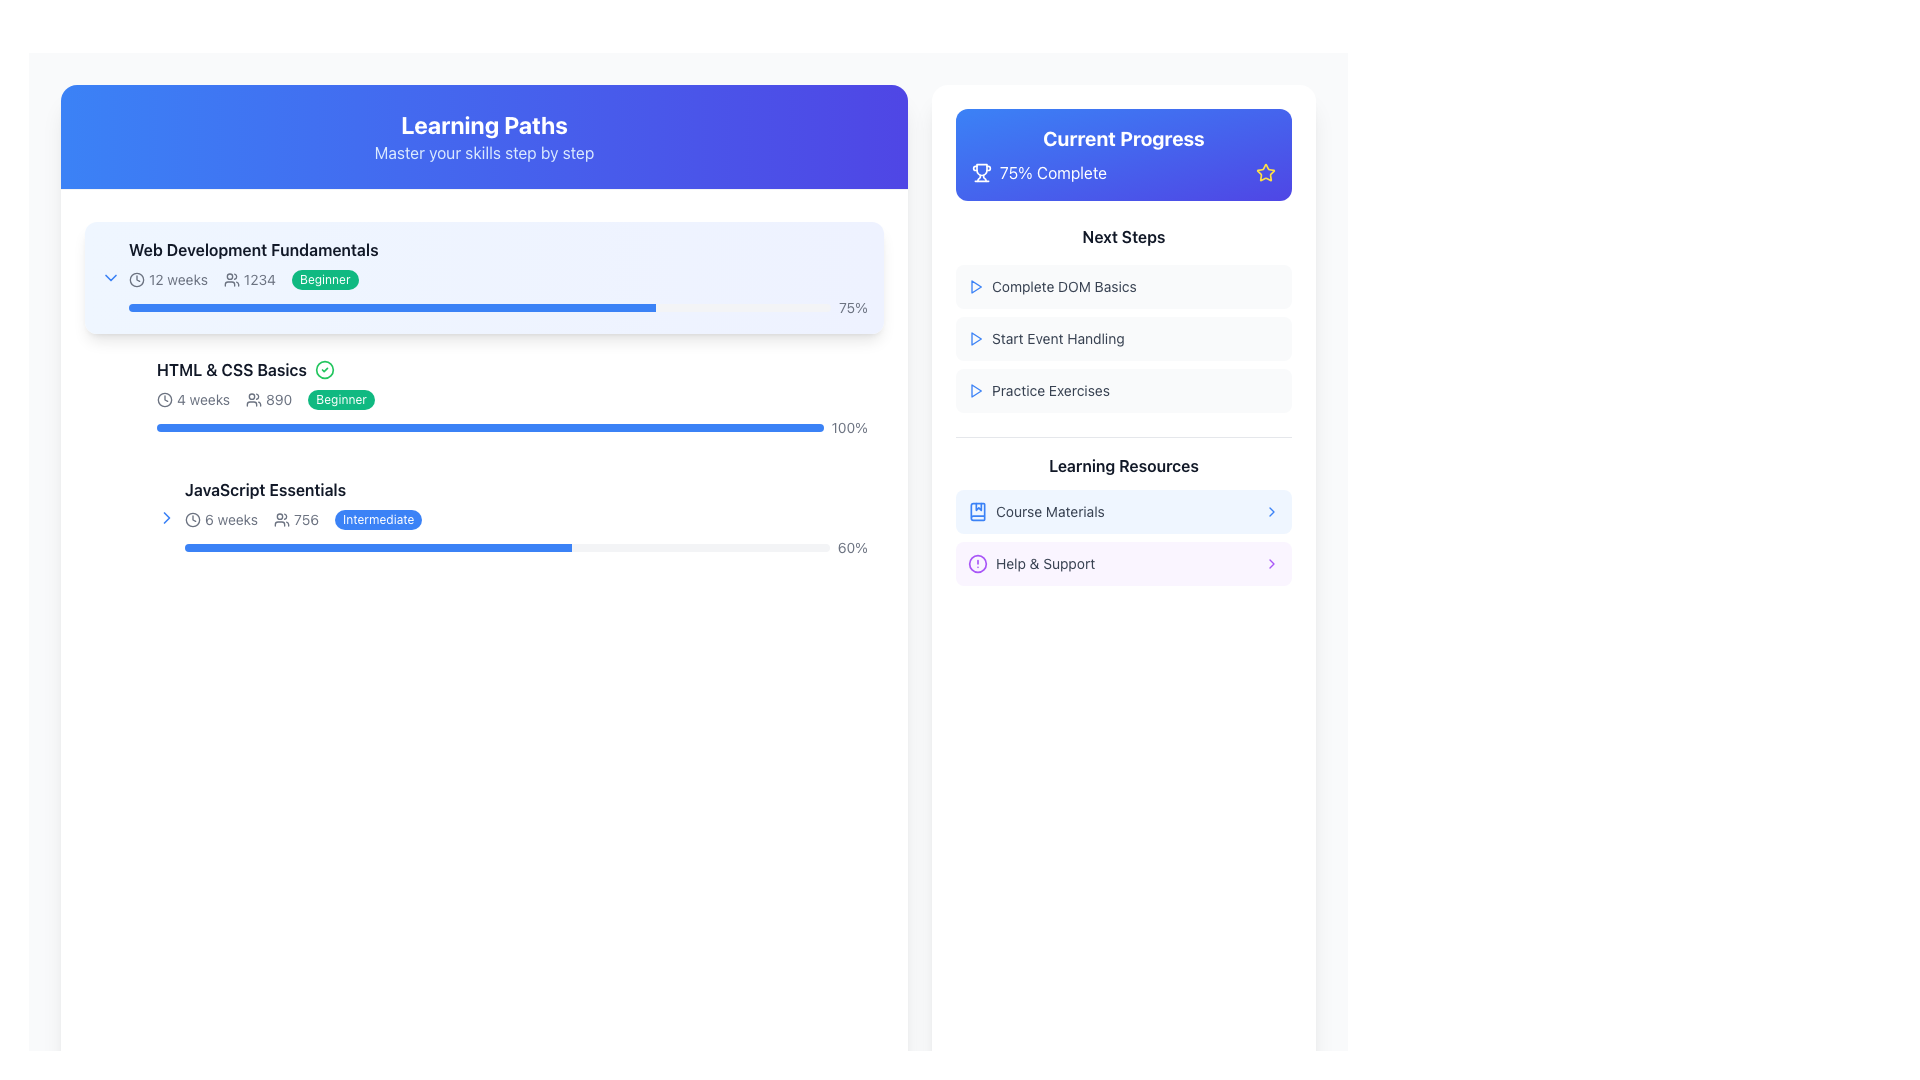  I want to click on the static text element that serves as a title for the card, which is located at the top right-hand side of the interface, above the '75% Complete' text, so click(1123, 137).